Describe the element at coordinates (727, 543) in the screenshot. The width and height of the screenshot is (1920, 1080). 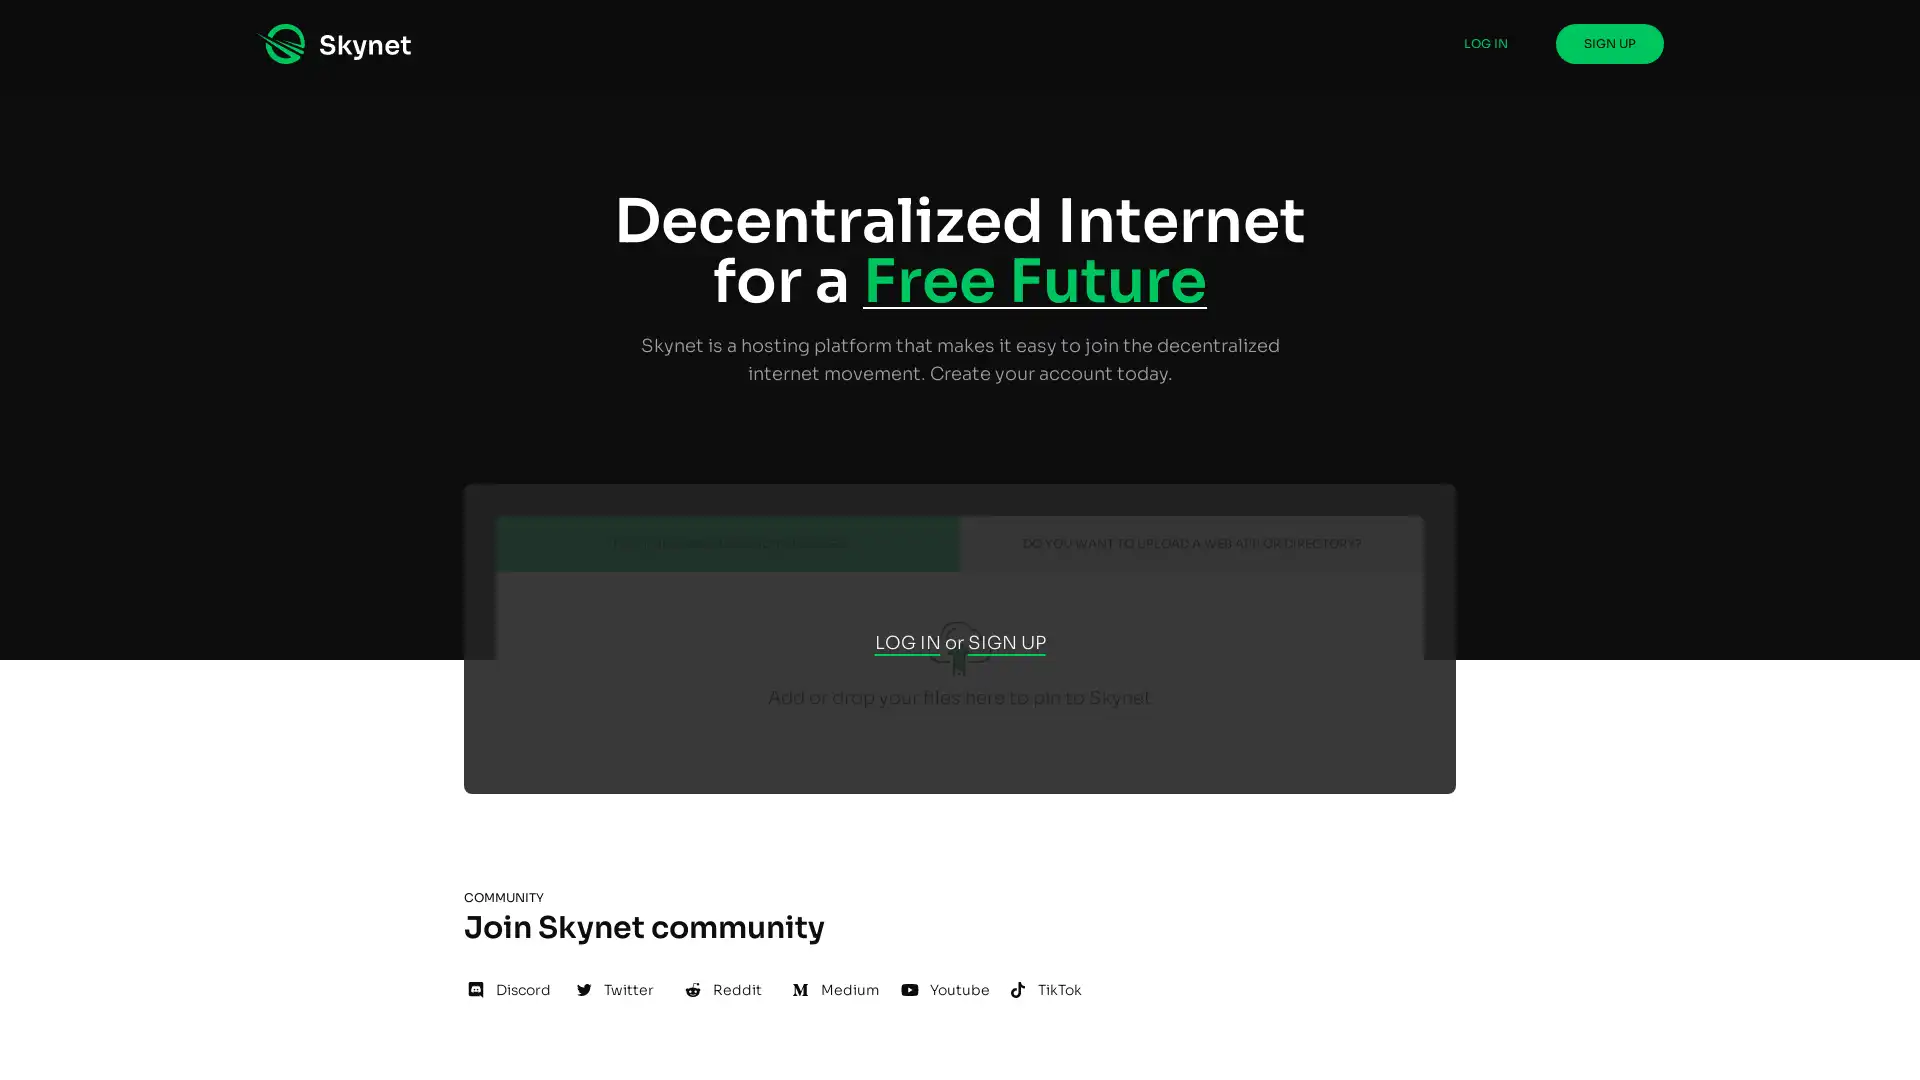
I see `TRY IT NOW AND UPLOAD YOUR FILES` at that location.